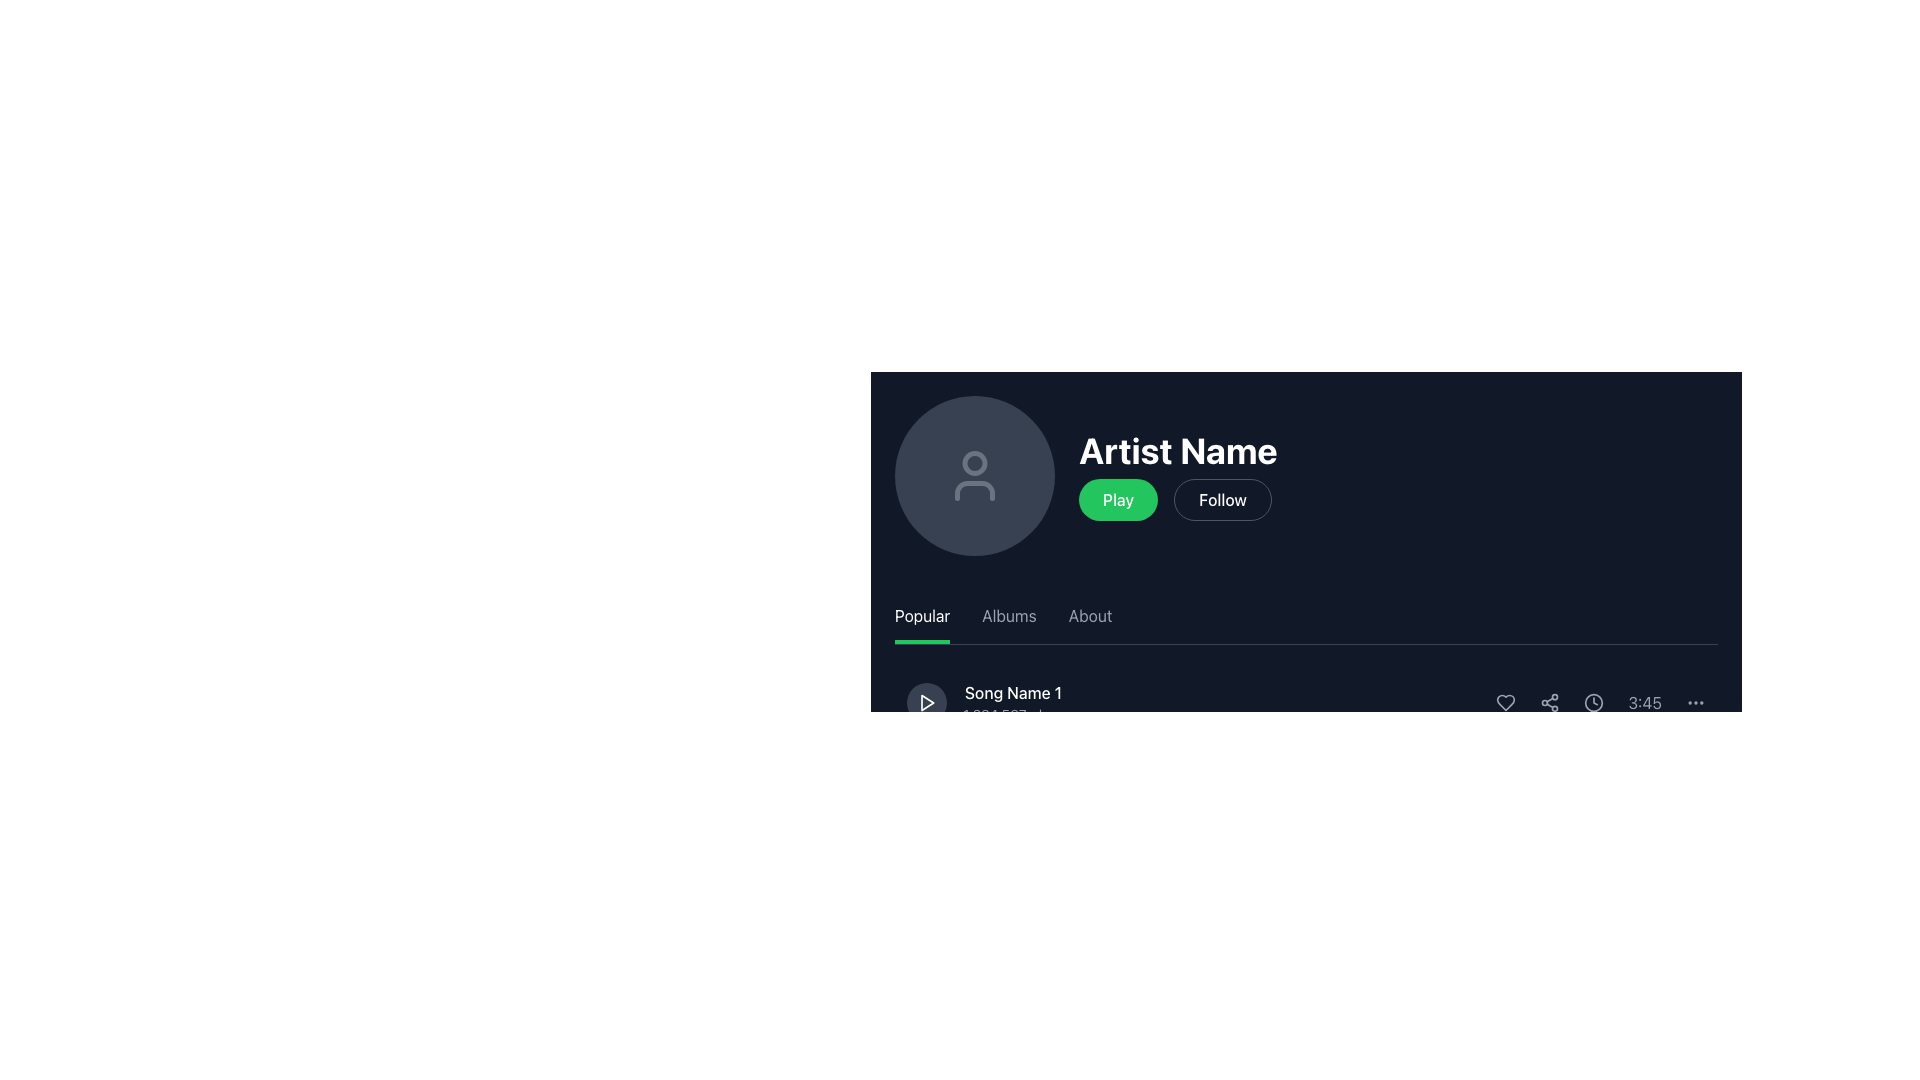 This screenshot has height=1080, width=1920. What do you see at coordinates (920, 615) in the screenshot?
I see `the 'Popular' text link in the navigation bar` at bounding box center [920, 615].